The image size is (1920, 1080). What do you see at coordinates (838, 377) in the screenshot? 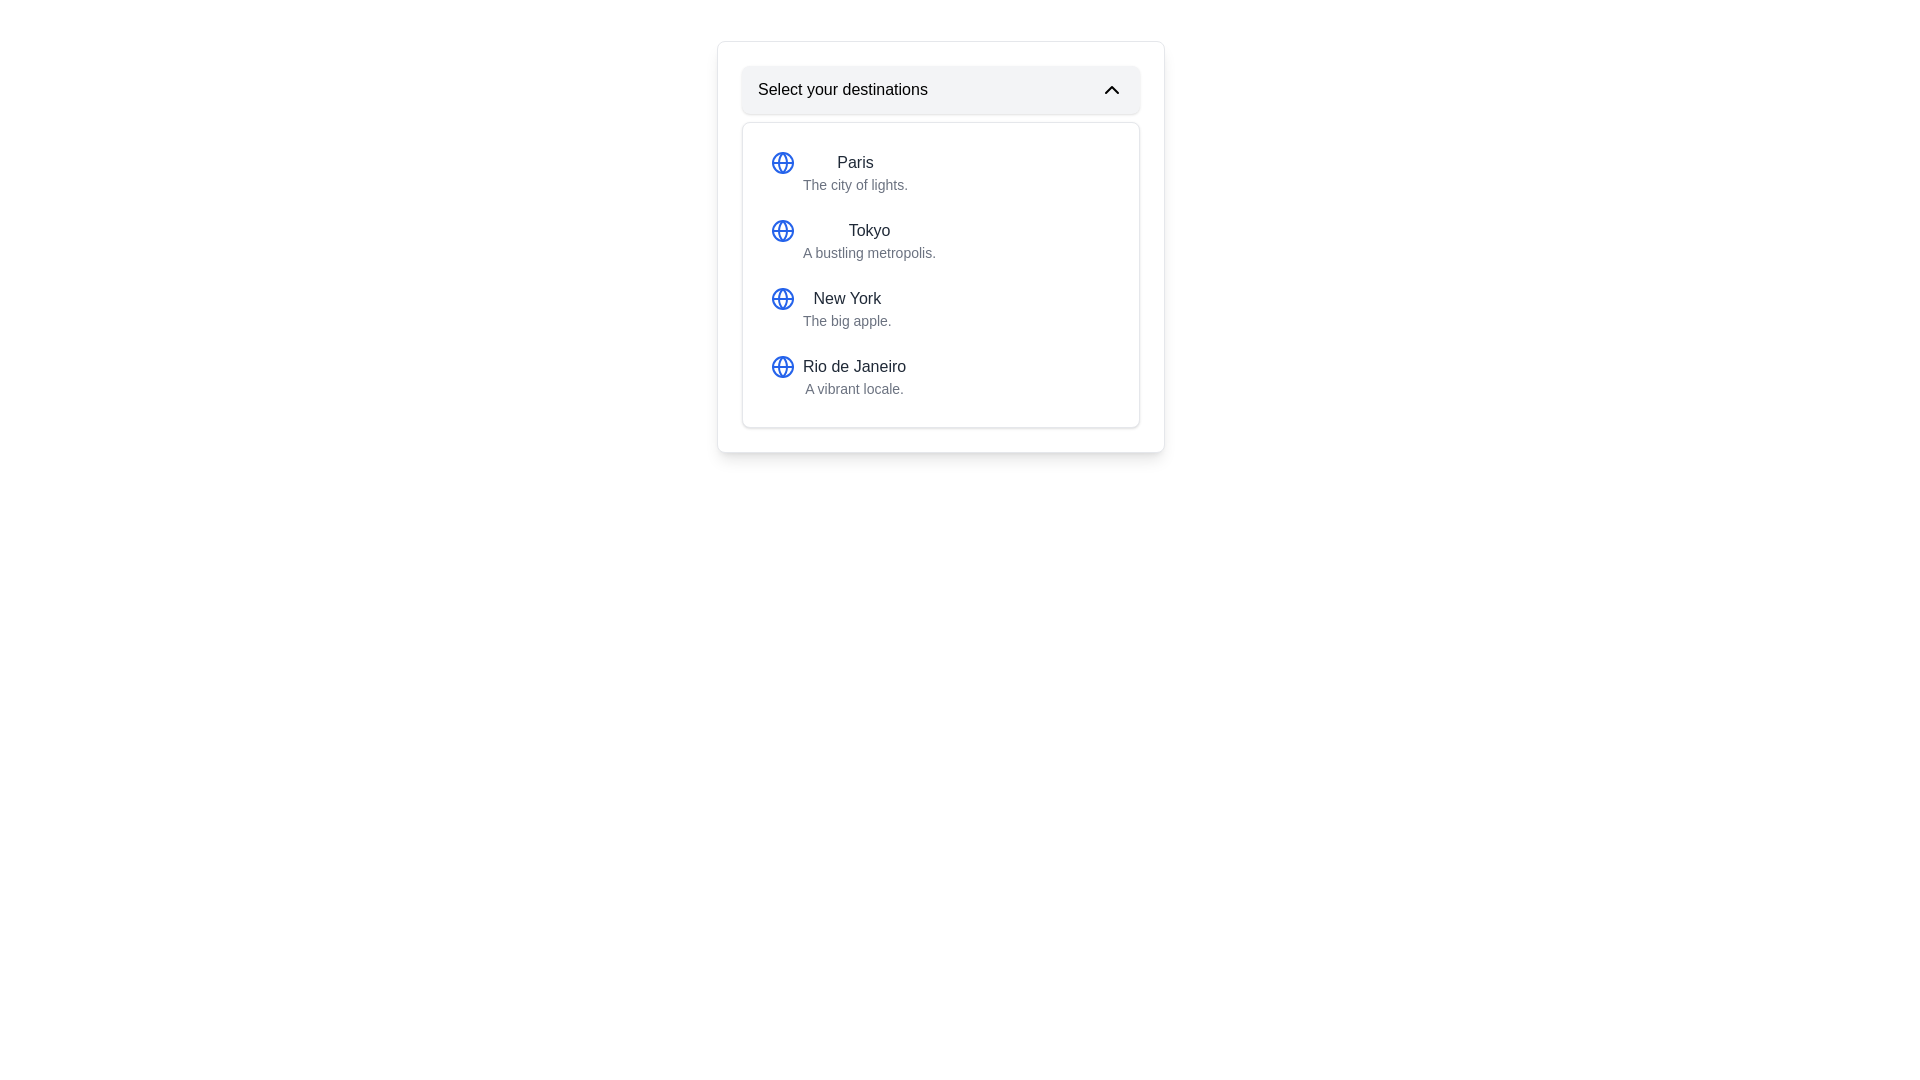
I see `keyboard navigation` at bounding box center [838, 377].